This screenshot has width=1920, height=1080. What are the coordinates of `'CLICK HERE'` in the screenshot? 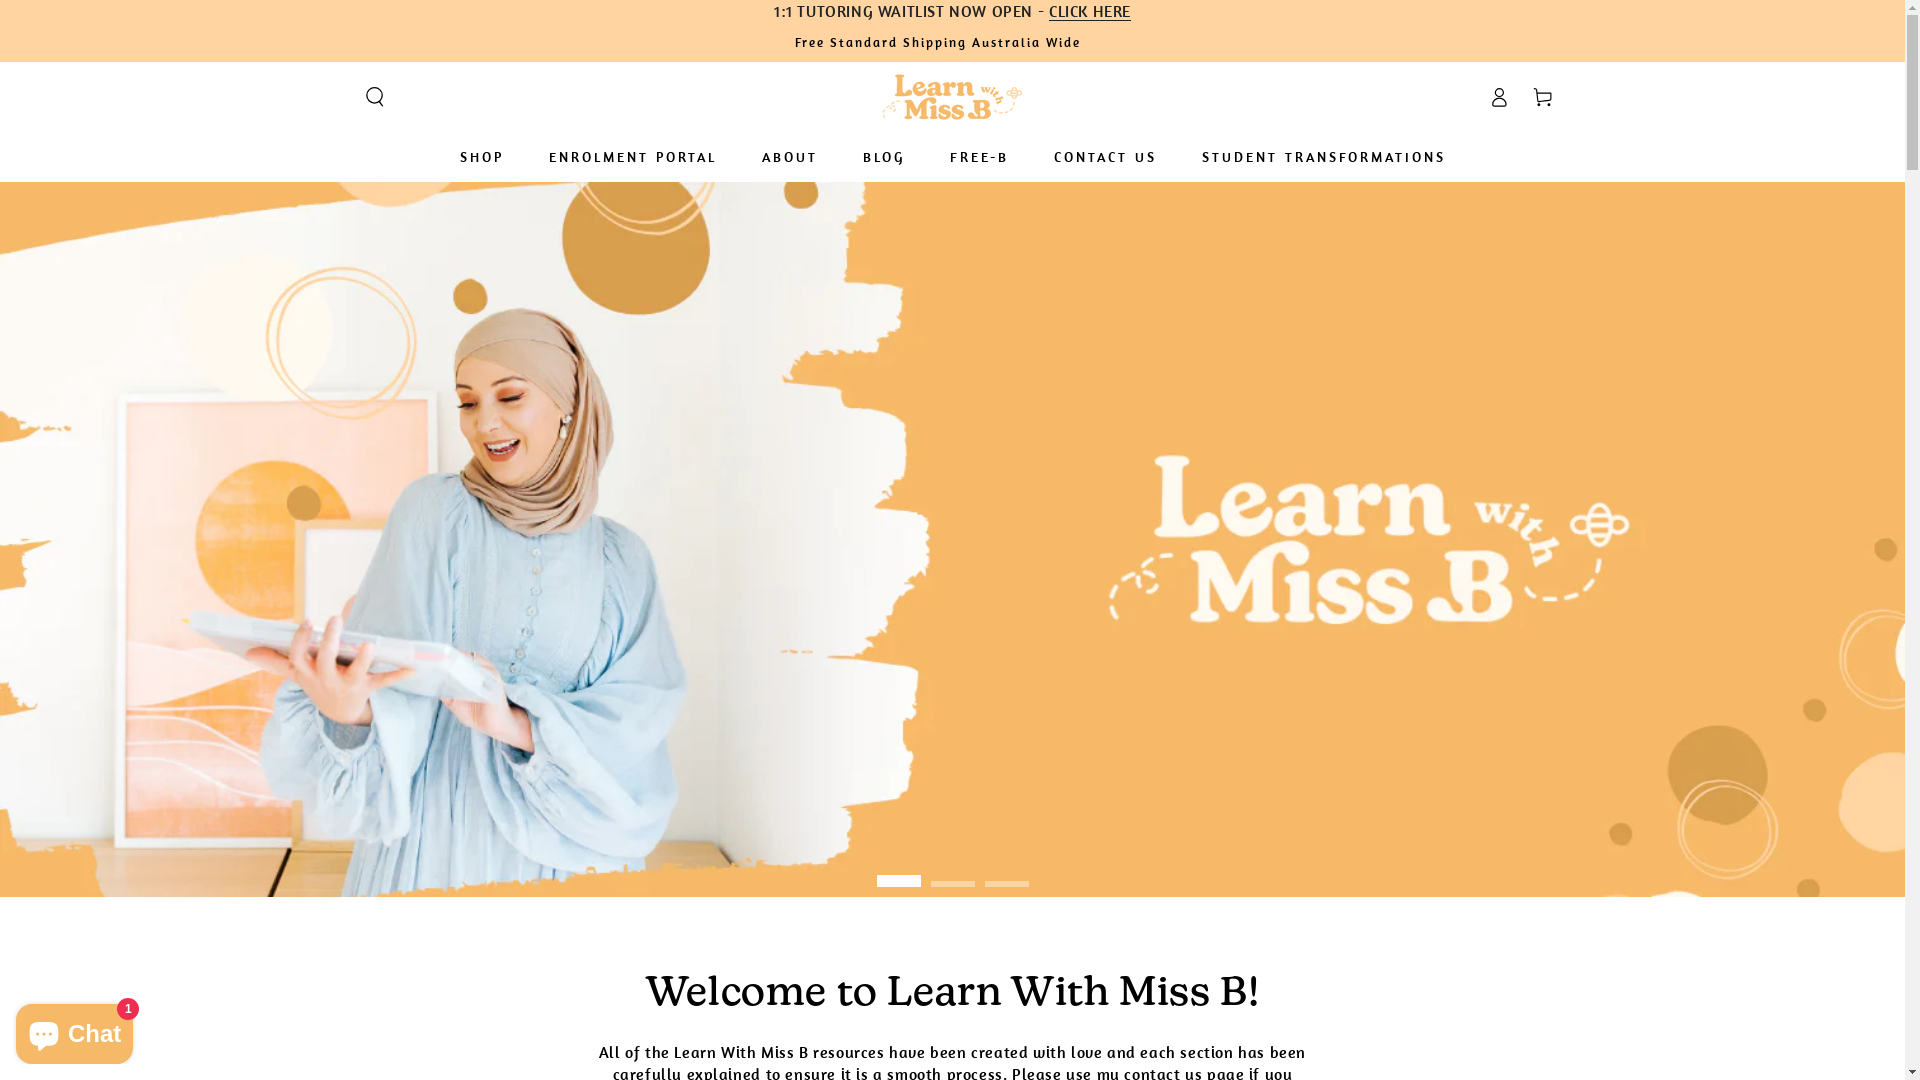 It's located at (1048, 11).